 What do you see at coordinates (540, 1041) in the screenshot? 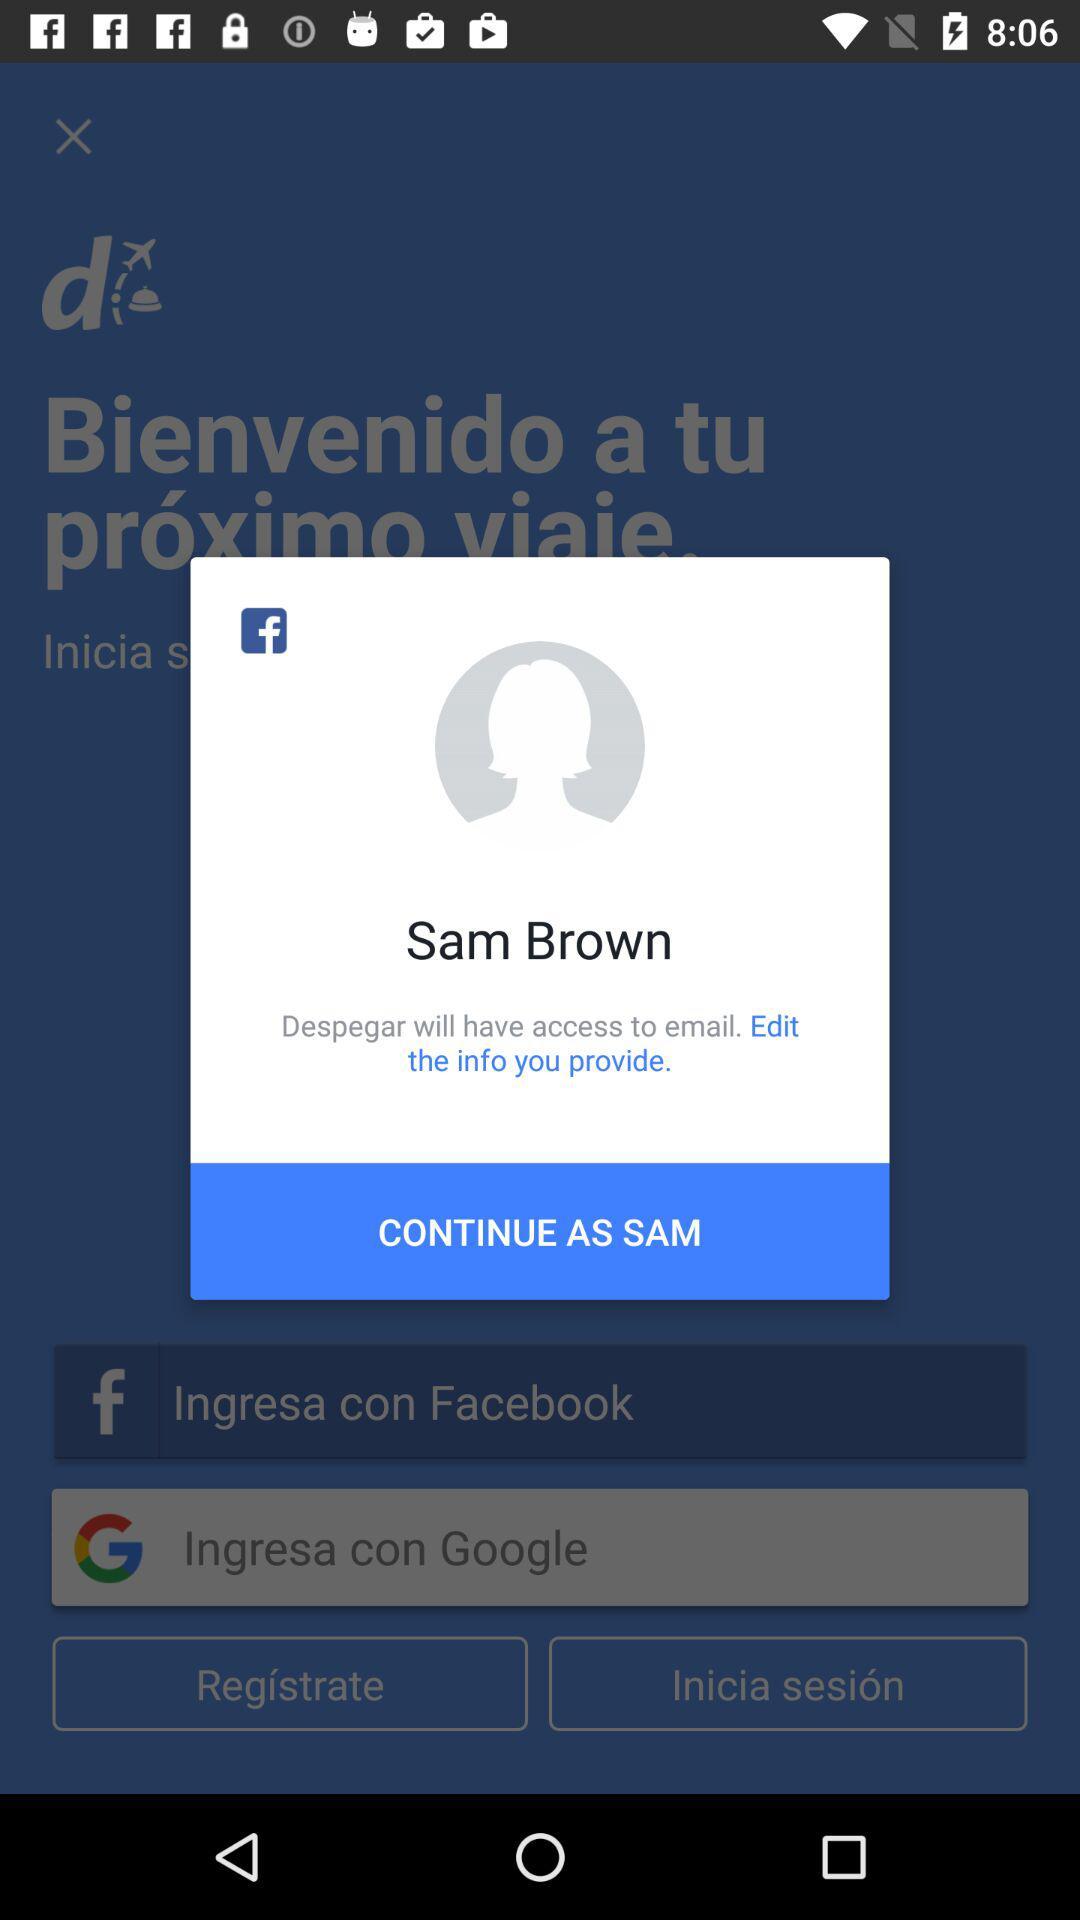
I see `the icon above the continue as sam` at bounding box center [540, 1041].